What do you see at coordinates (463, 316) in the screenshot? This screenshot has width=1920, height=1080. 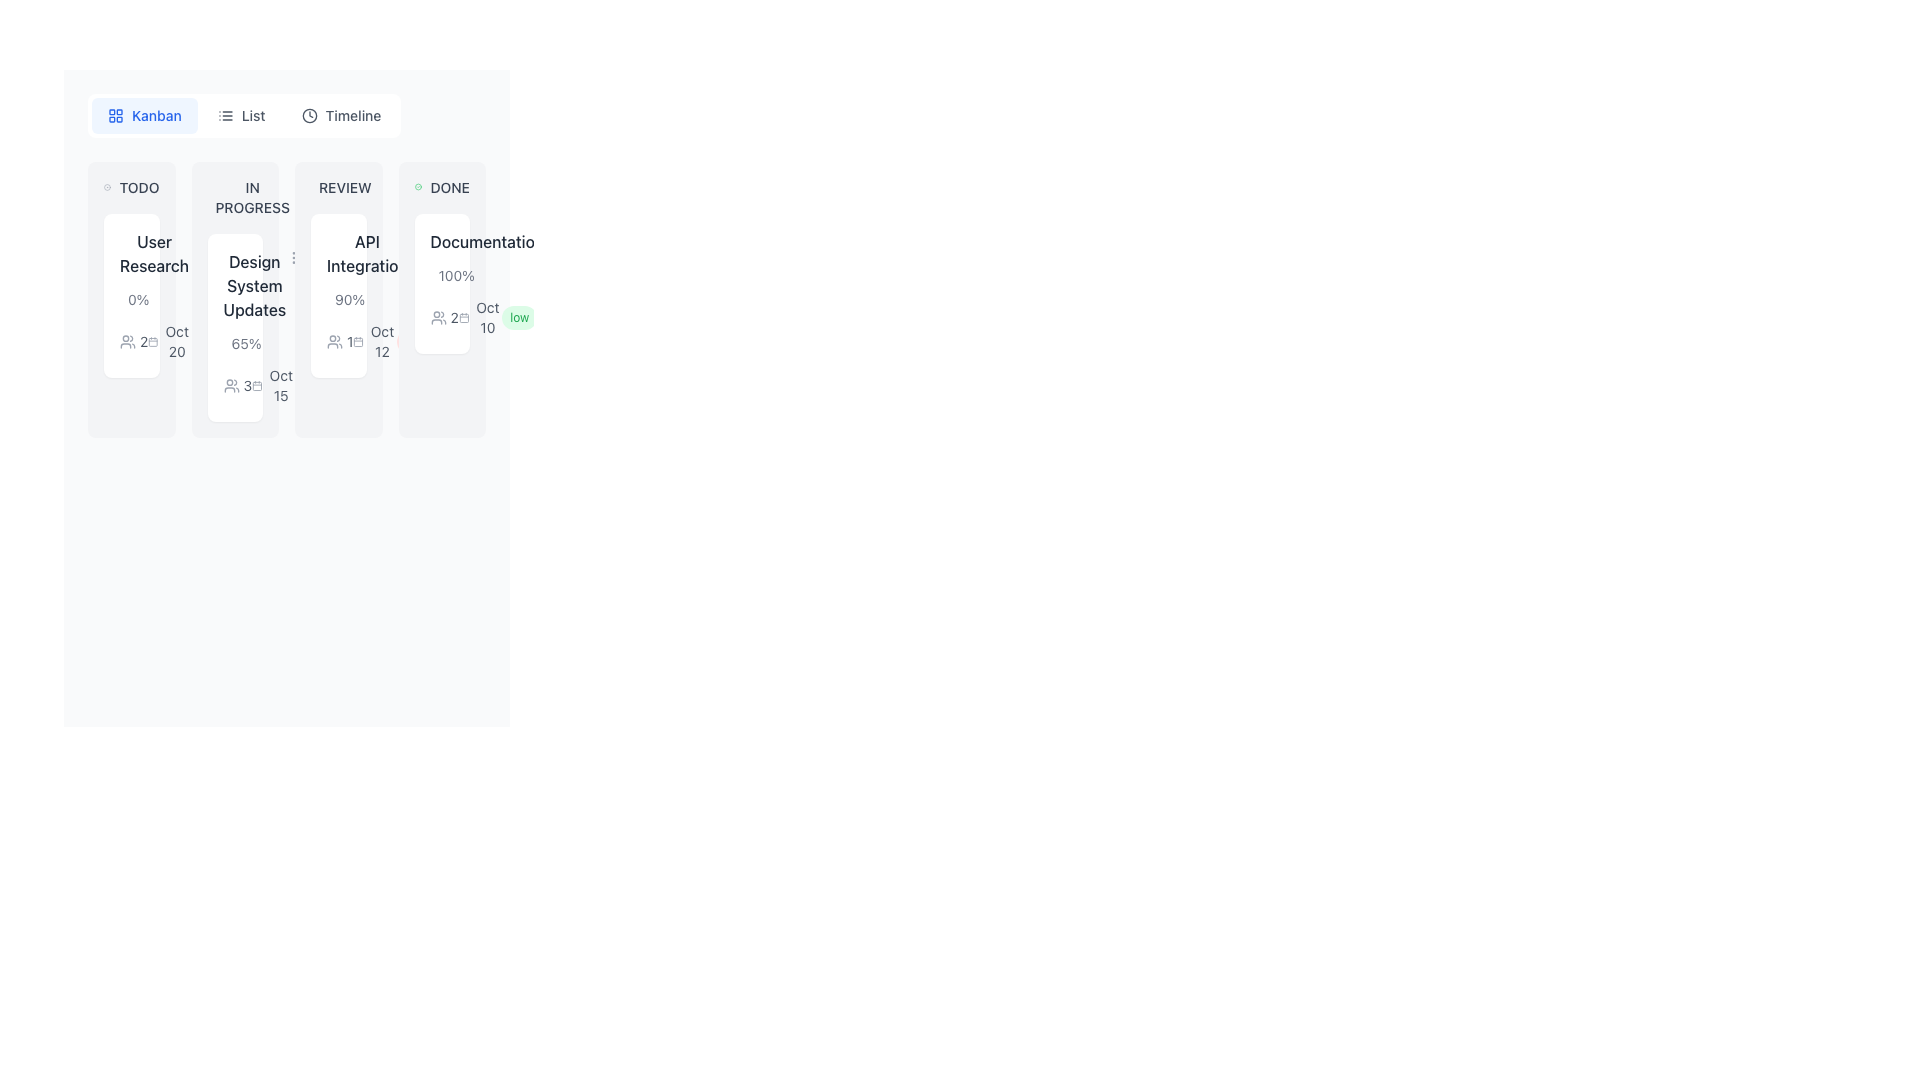 I see `the date indicator icon located to the left of the date label 'Oct 10' within the 'Done' category card in the Kanban-style display` at bounding box center [463, 316].